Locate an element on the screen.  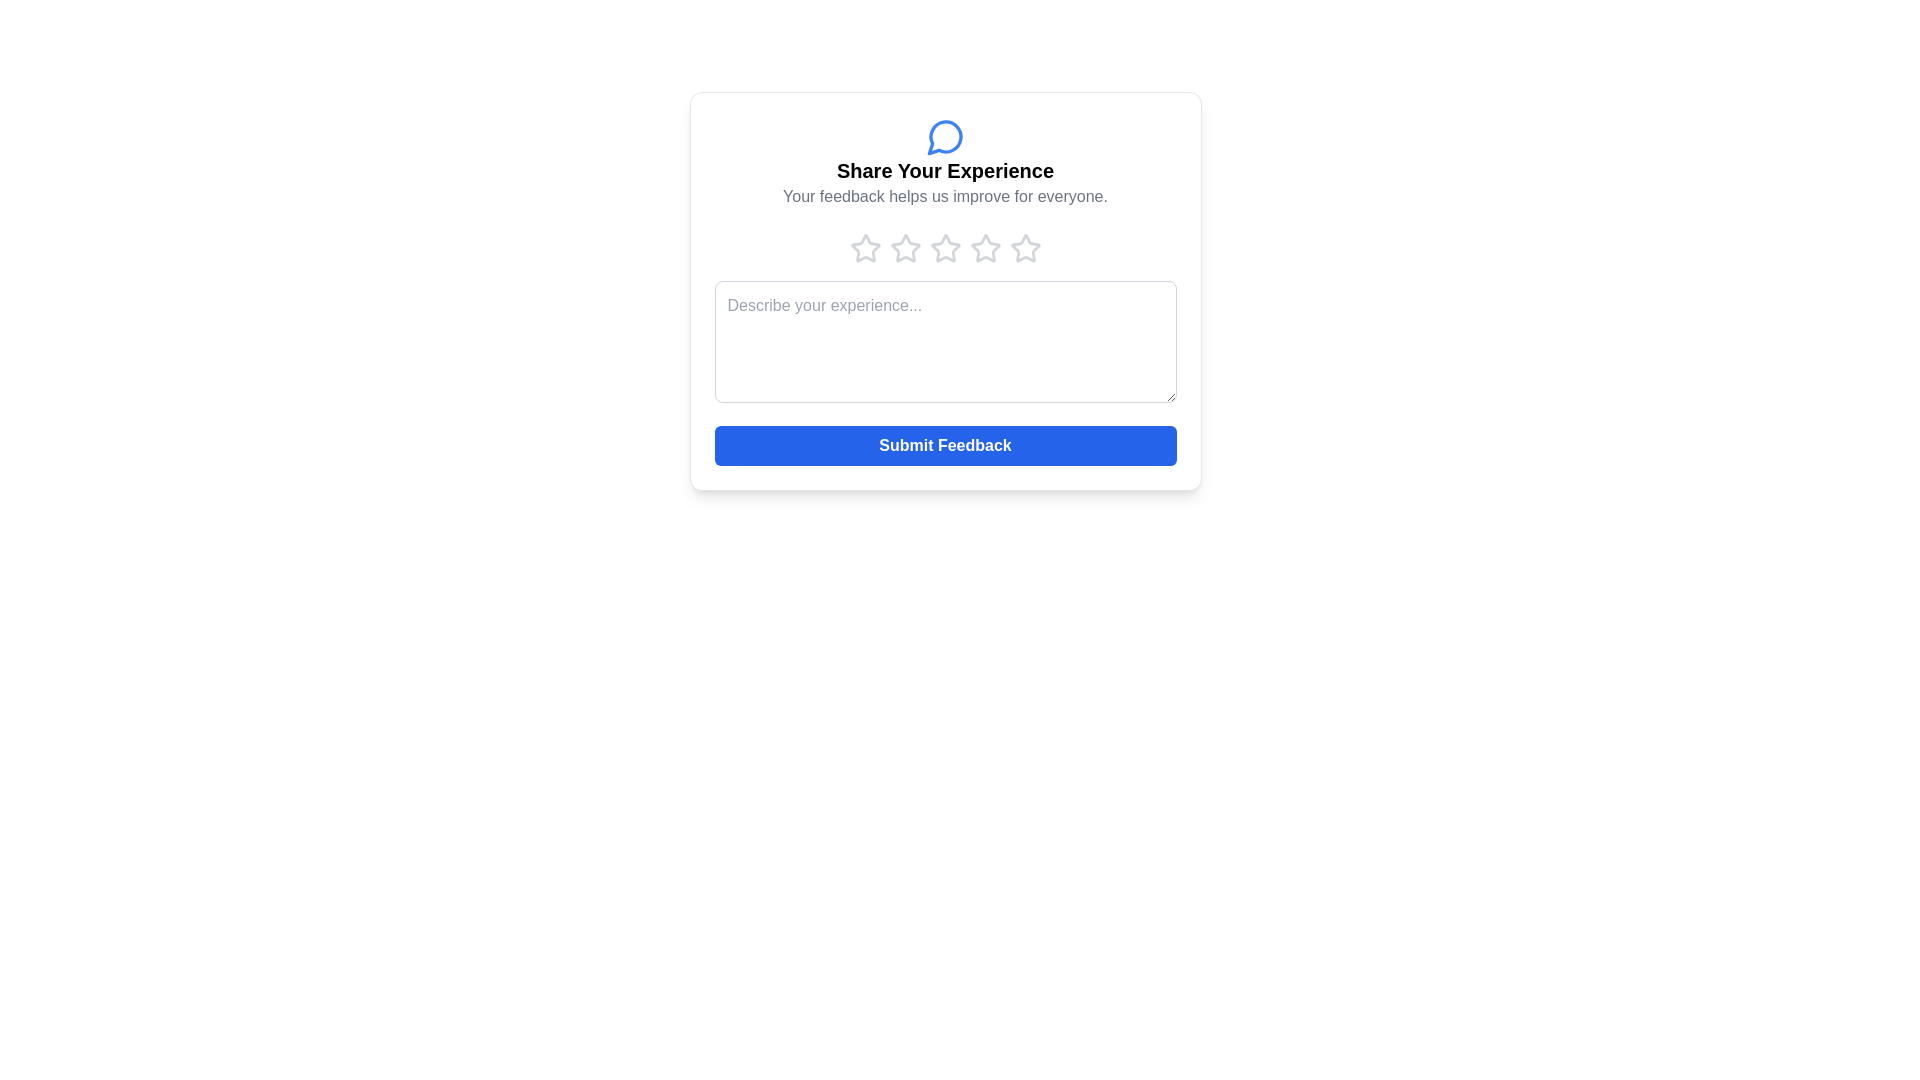
the fourth star icon in the rating system, which features a hollow center and gray outline, located at the top of the feedback card is located at coordinates (1025, 247).